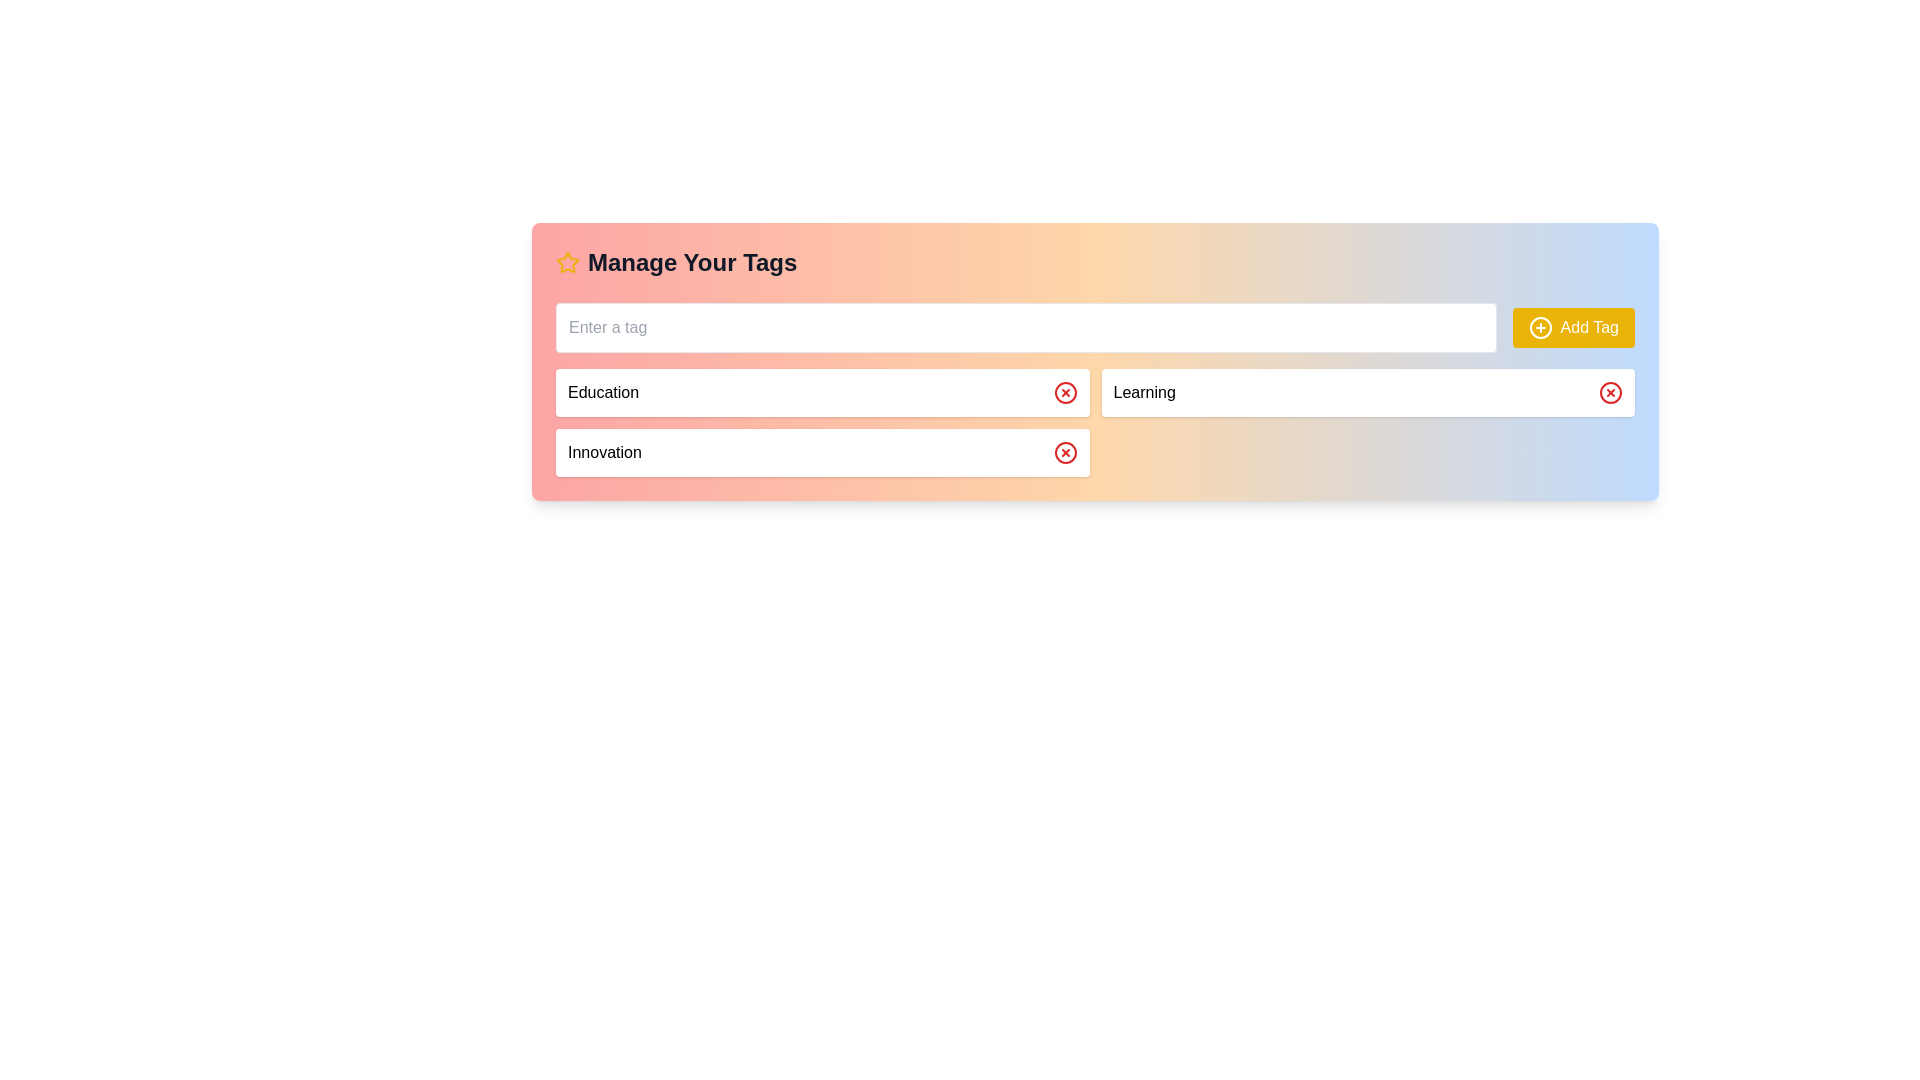  I want to click on the delete button represented as an SVG graphic on the far right of the 'Learning' row in the tag management section, so click(1611, 393).